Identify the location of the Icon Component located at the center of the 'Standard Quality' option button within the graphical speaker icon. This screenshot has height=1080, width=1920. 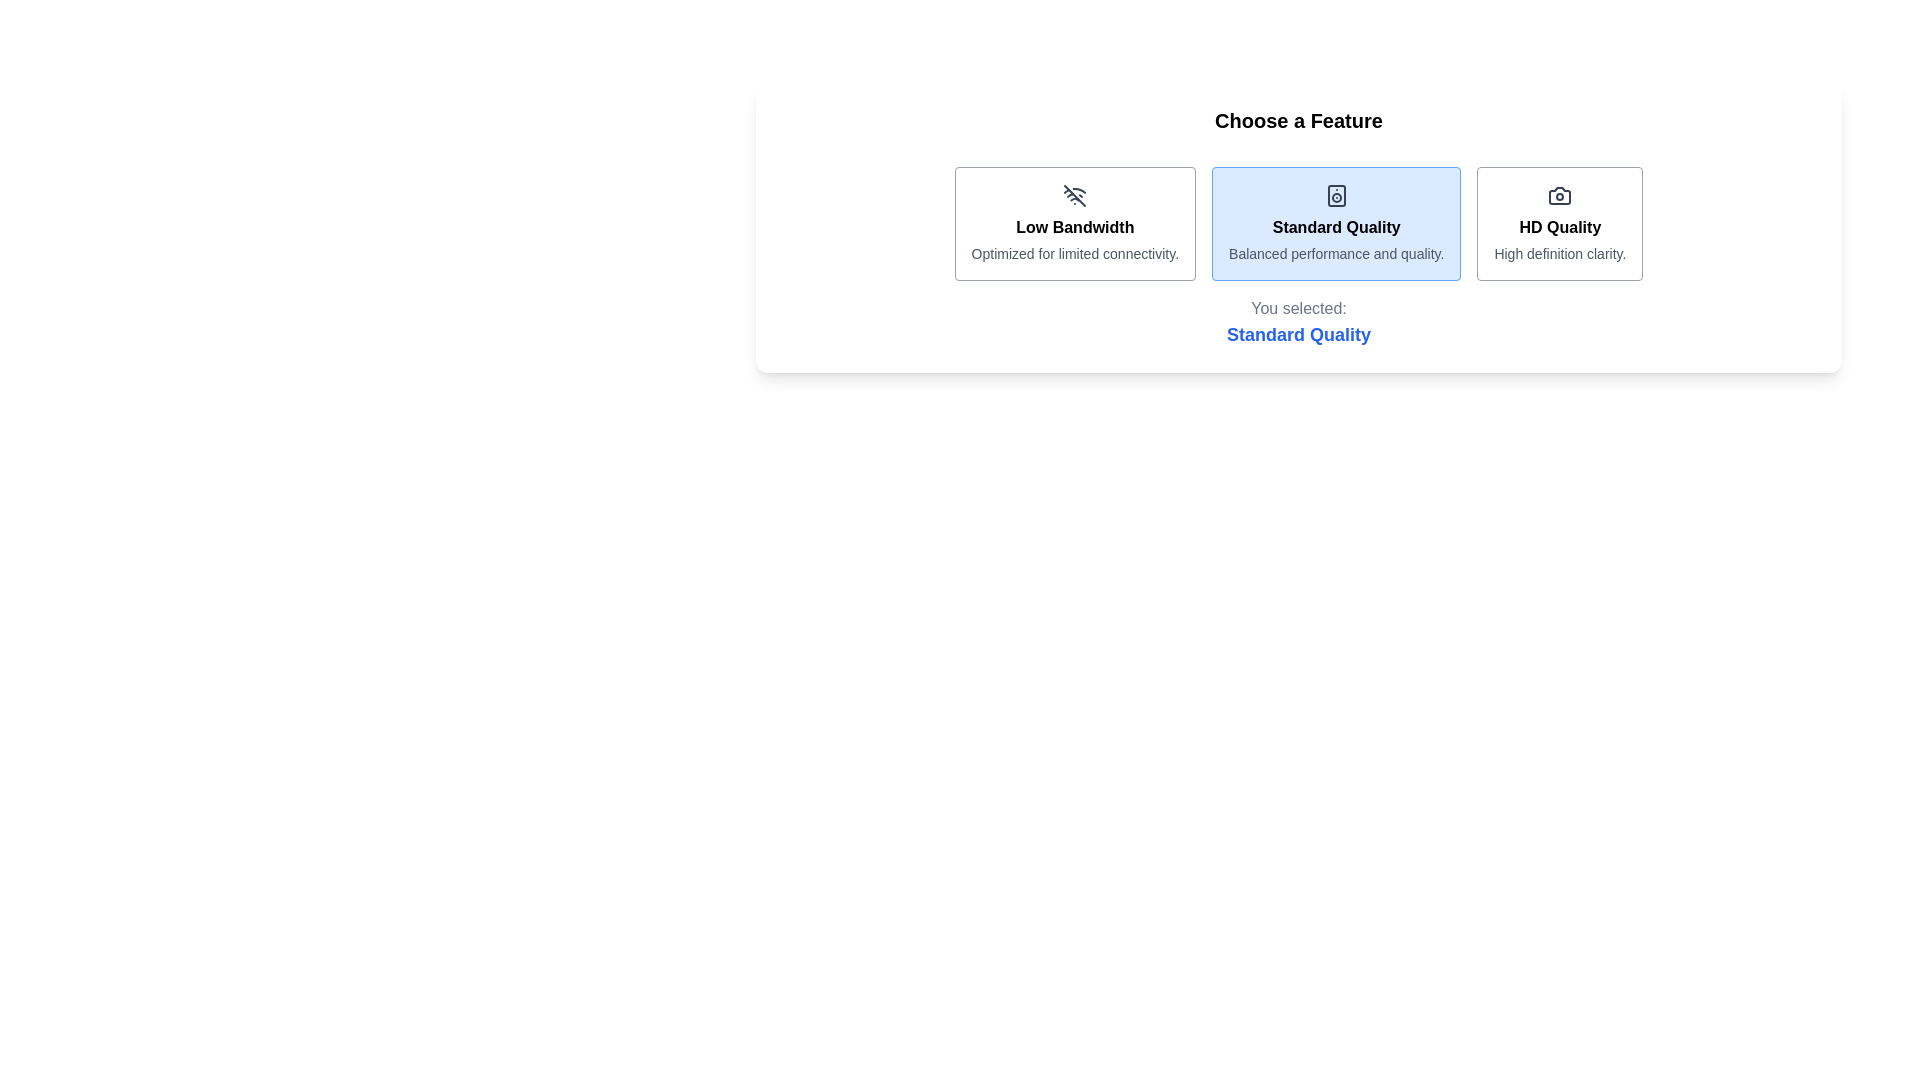
(1336, 196).